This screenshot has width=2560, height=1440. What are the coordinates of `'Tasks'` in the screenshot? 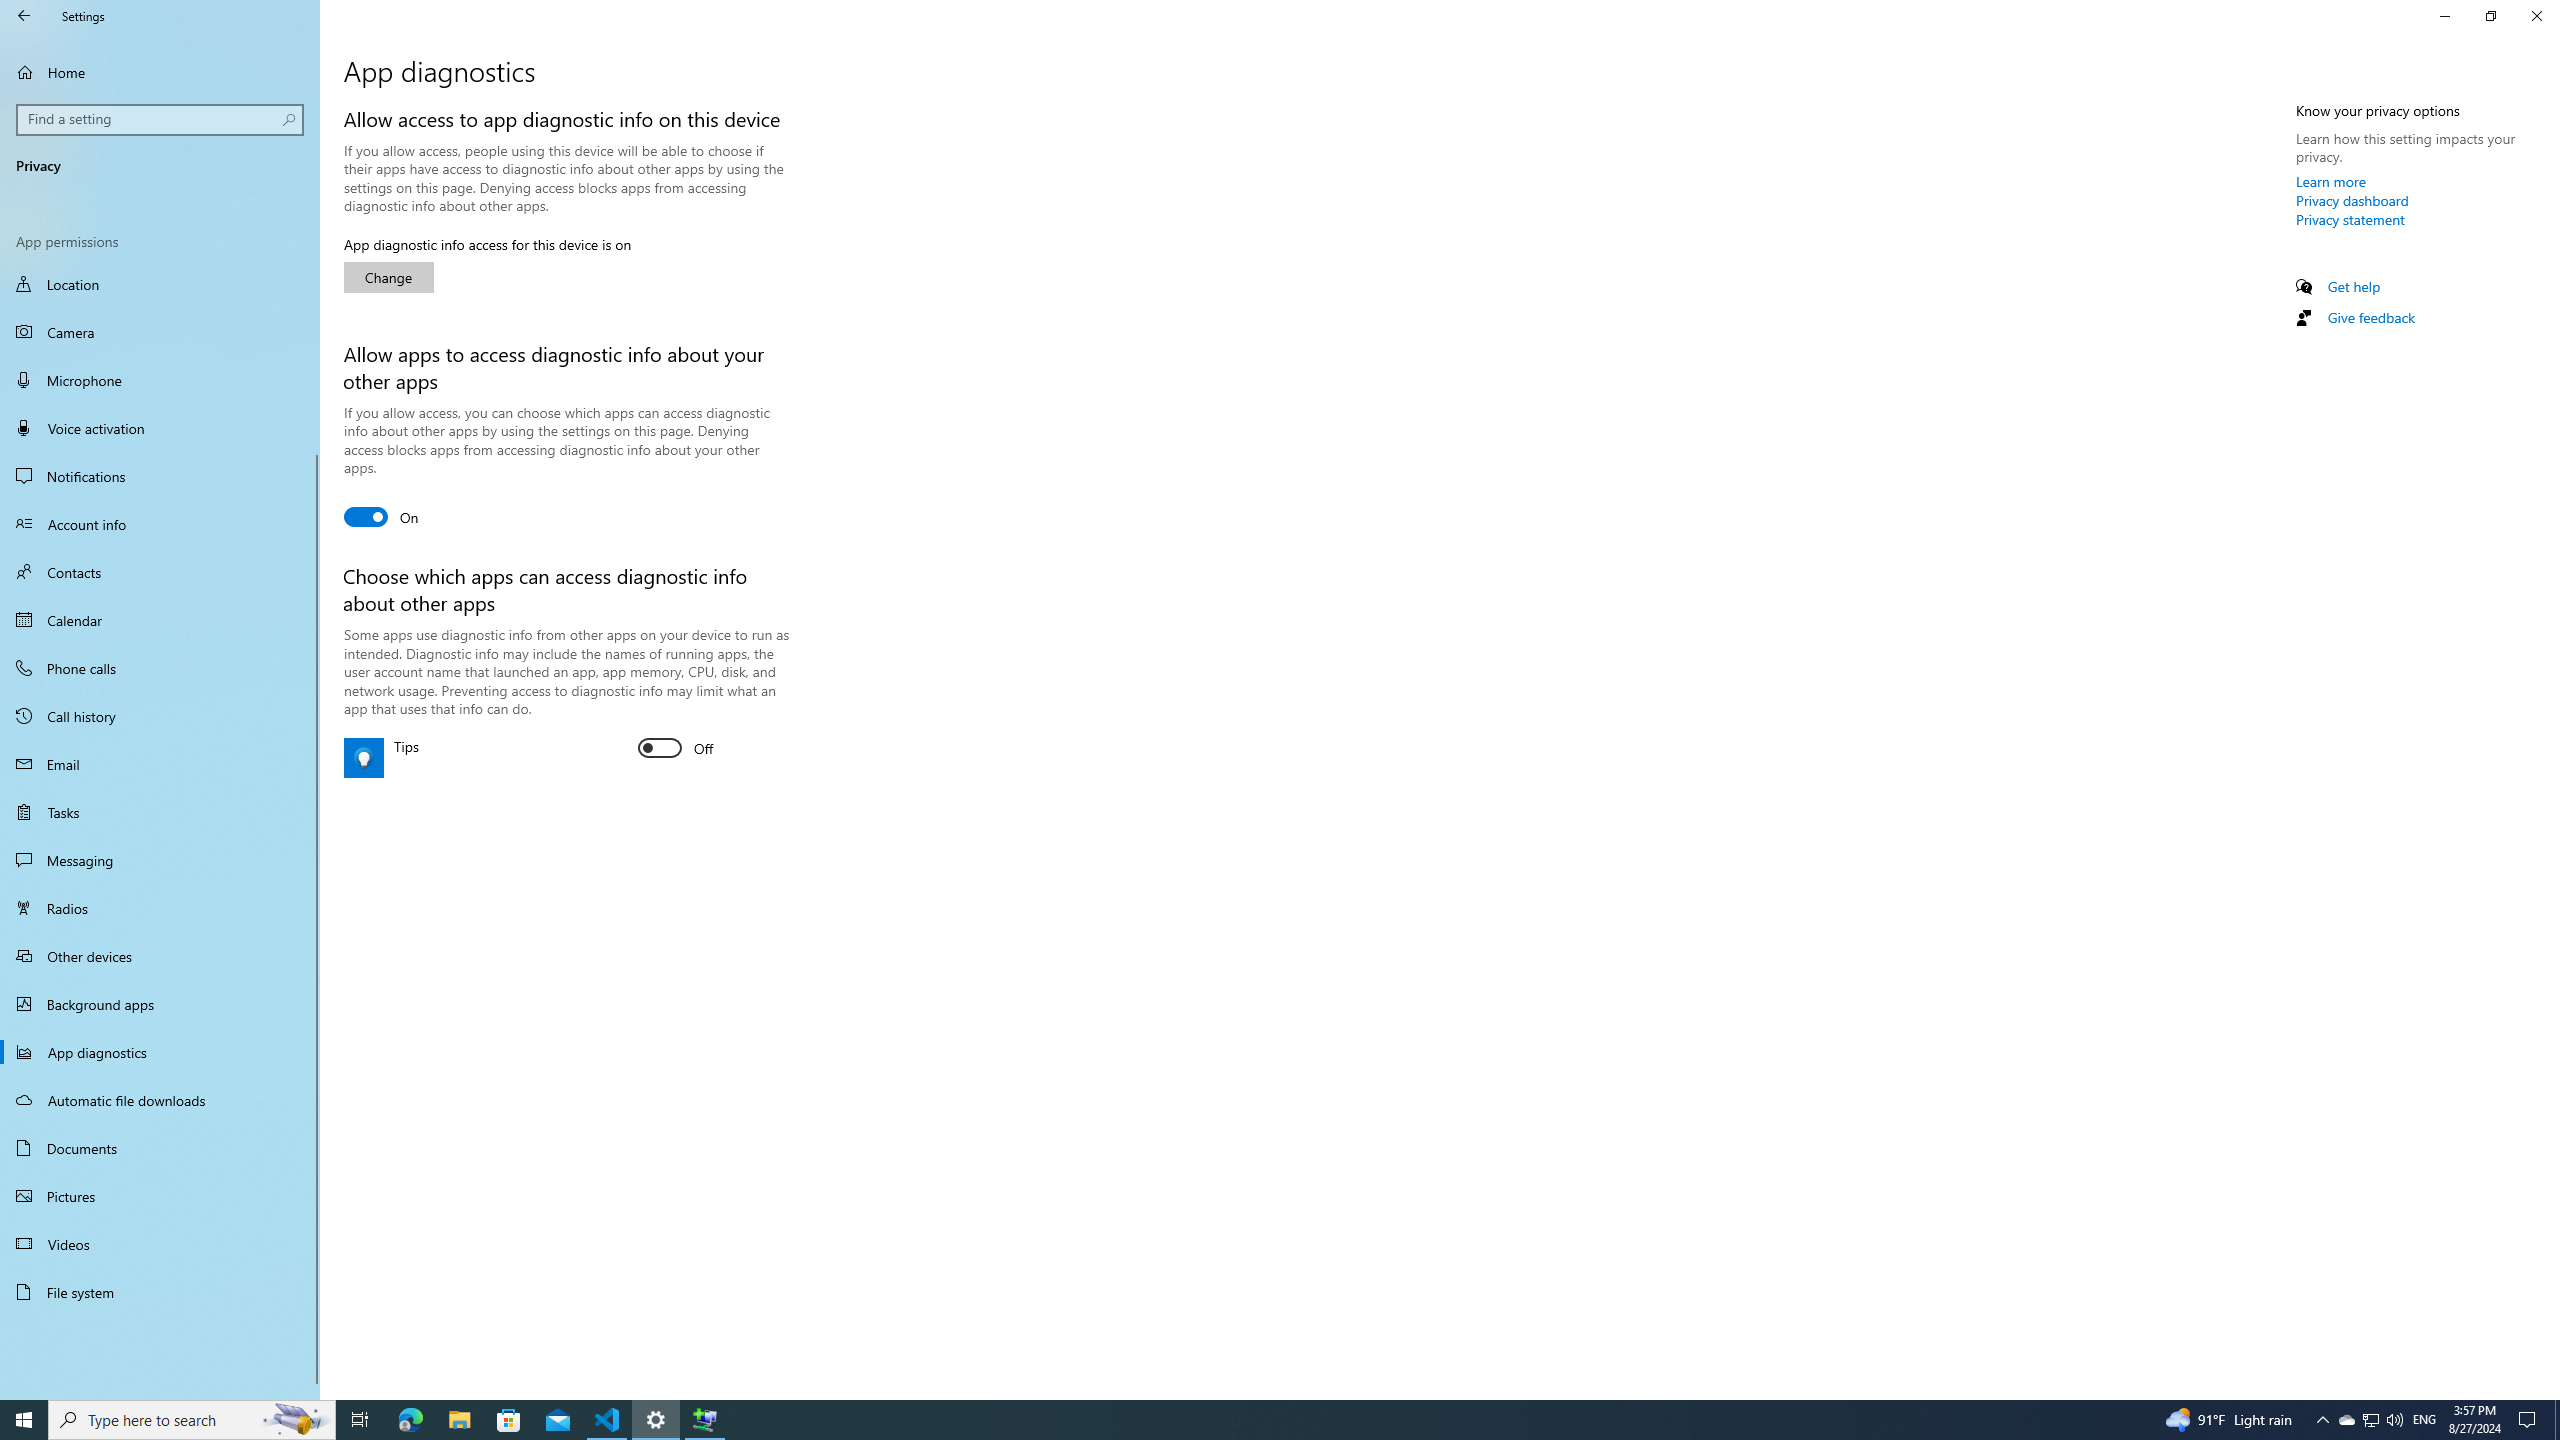 It's located at (159, 811).